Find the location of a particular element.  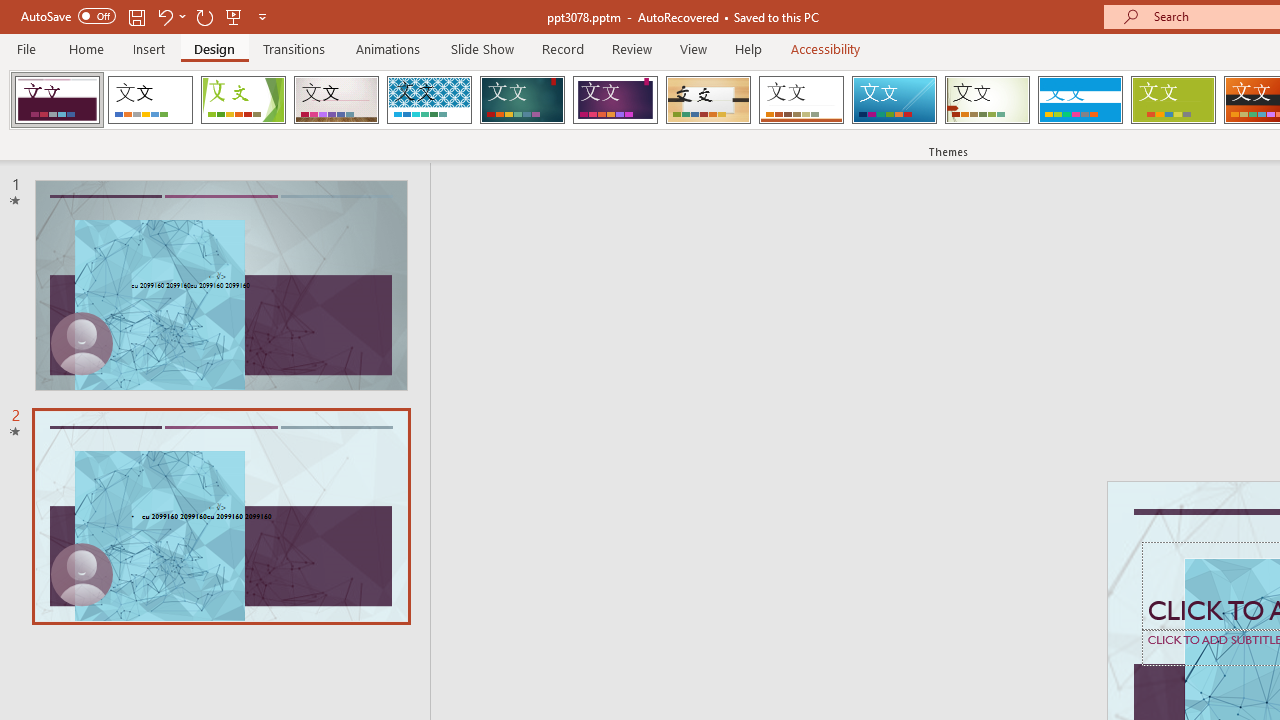

'Office Theme' is located at coordinates (149, 100).